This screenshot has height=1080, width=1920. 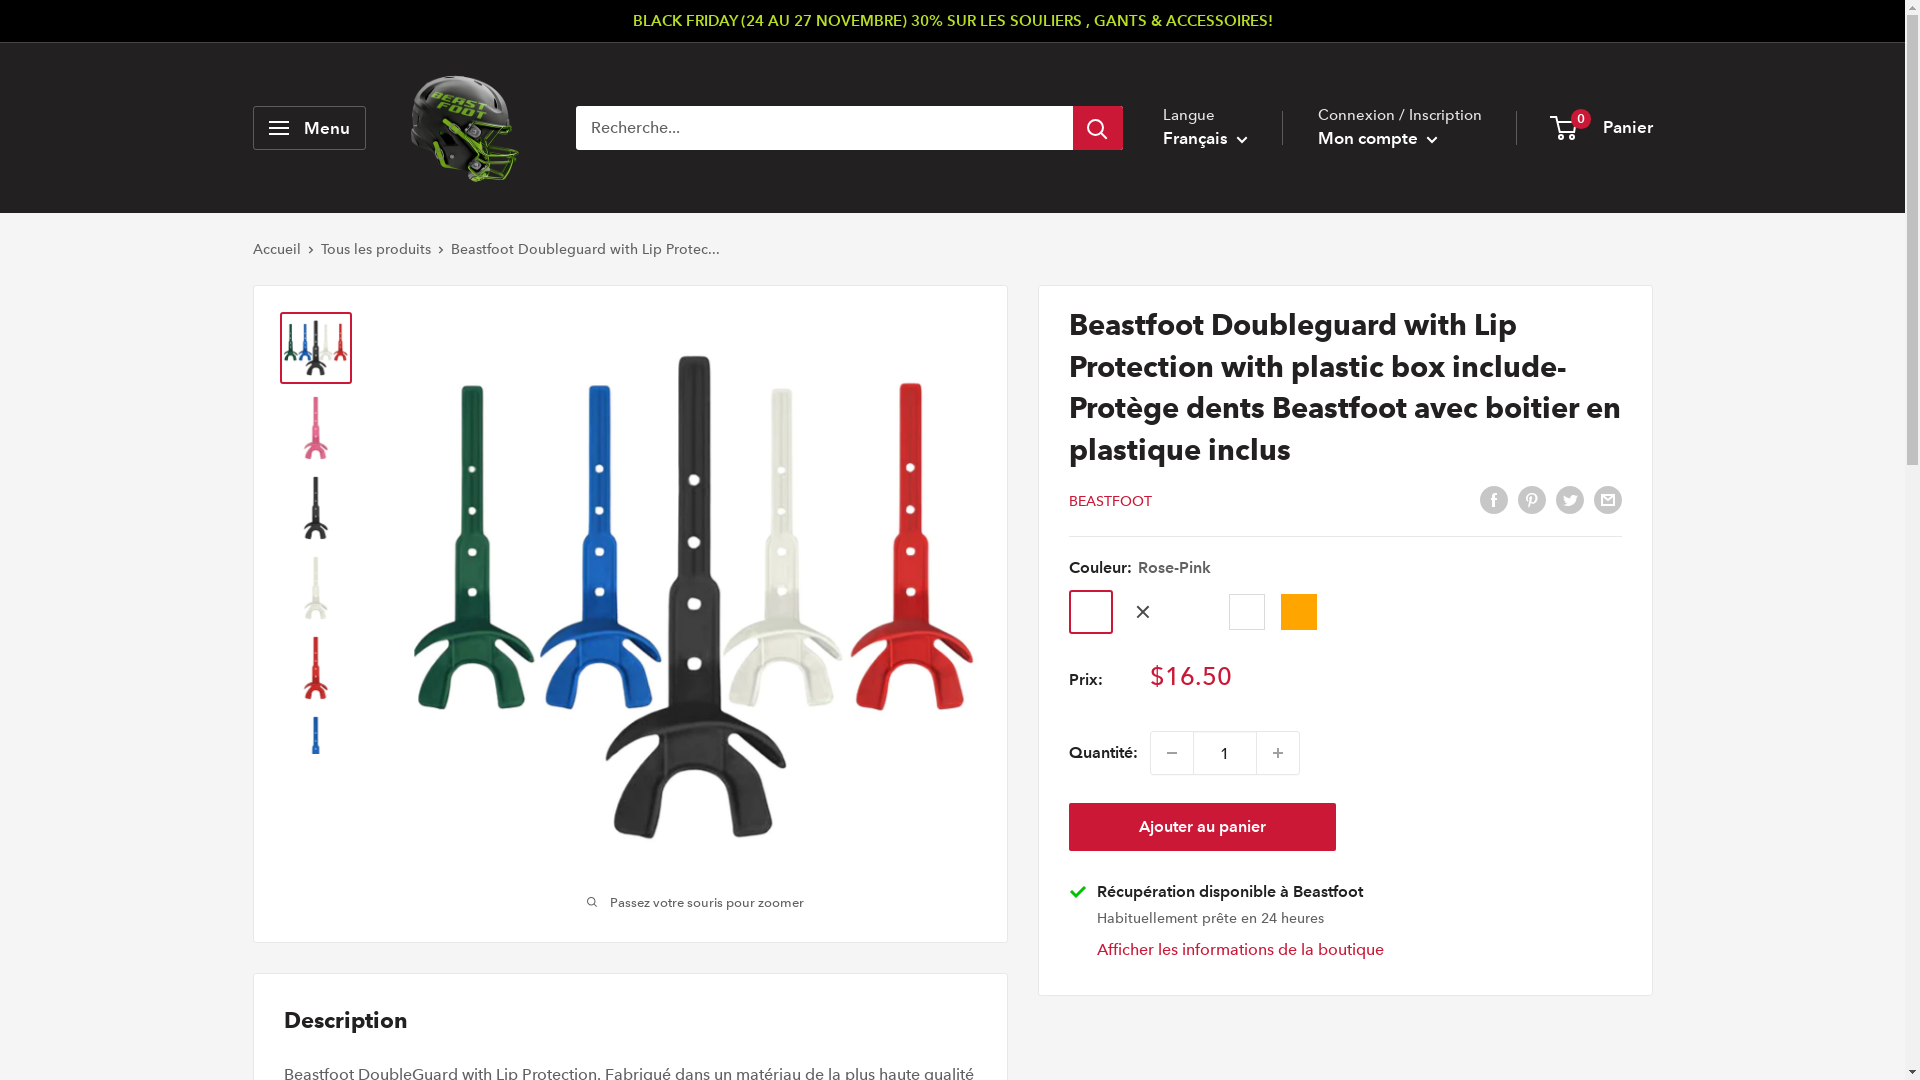 What do you see at coordinates (1238, 948) in the screenshot?
I see `'Afficher les informations de la boutique'` at bounding box center [1238, 948].